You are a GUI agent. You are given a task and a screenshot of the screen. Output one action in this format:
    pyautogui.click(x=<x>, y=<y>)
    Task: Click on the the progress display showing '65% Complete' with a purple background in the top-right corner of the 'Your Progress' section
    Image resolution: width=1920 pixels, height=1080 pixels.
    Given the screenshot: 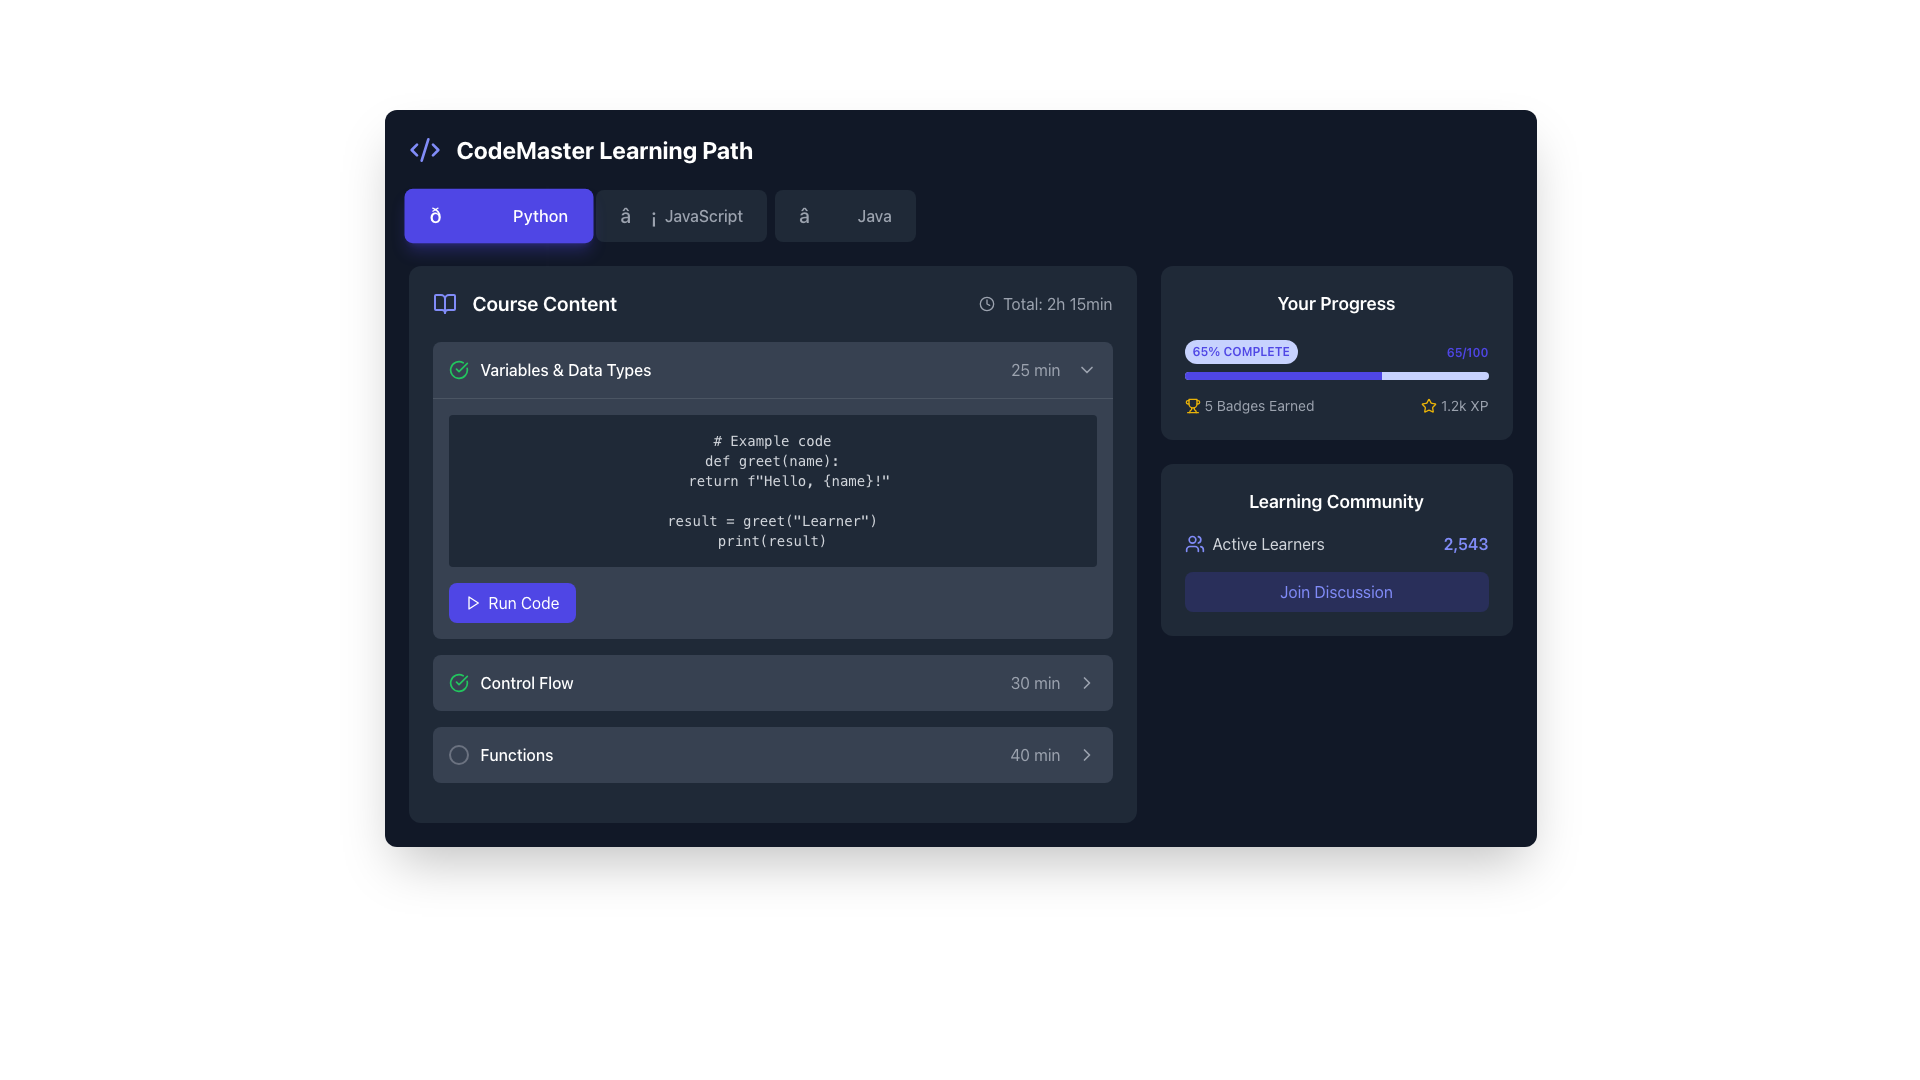 What is the action you would take?
    pyautogui.click(x=1336, y=350)
    